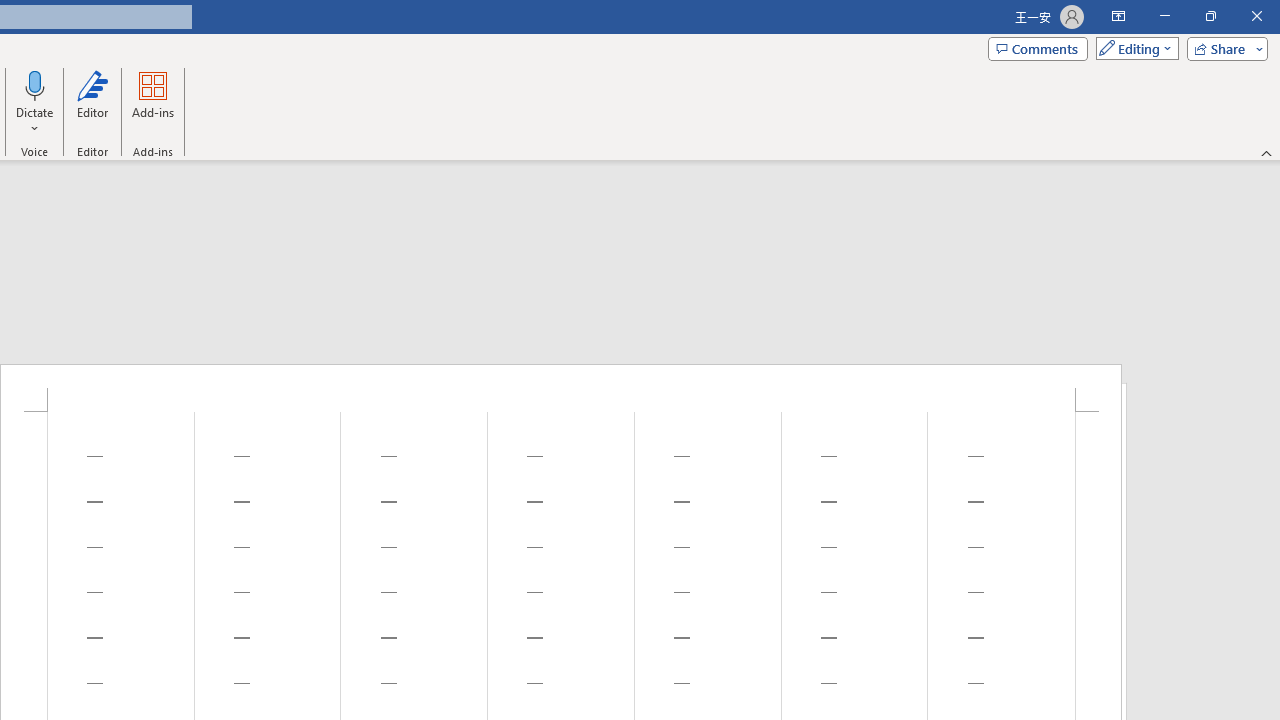  Describe the element at coordinates (1164, 16) in the screenshot. I see `'Minimize'` at that location.